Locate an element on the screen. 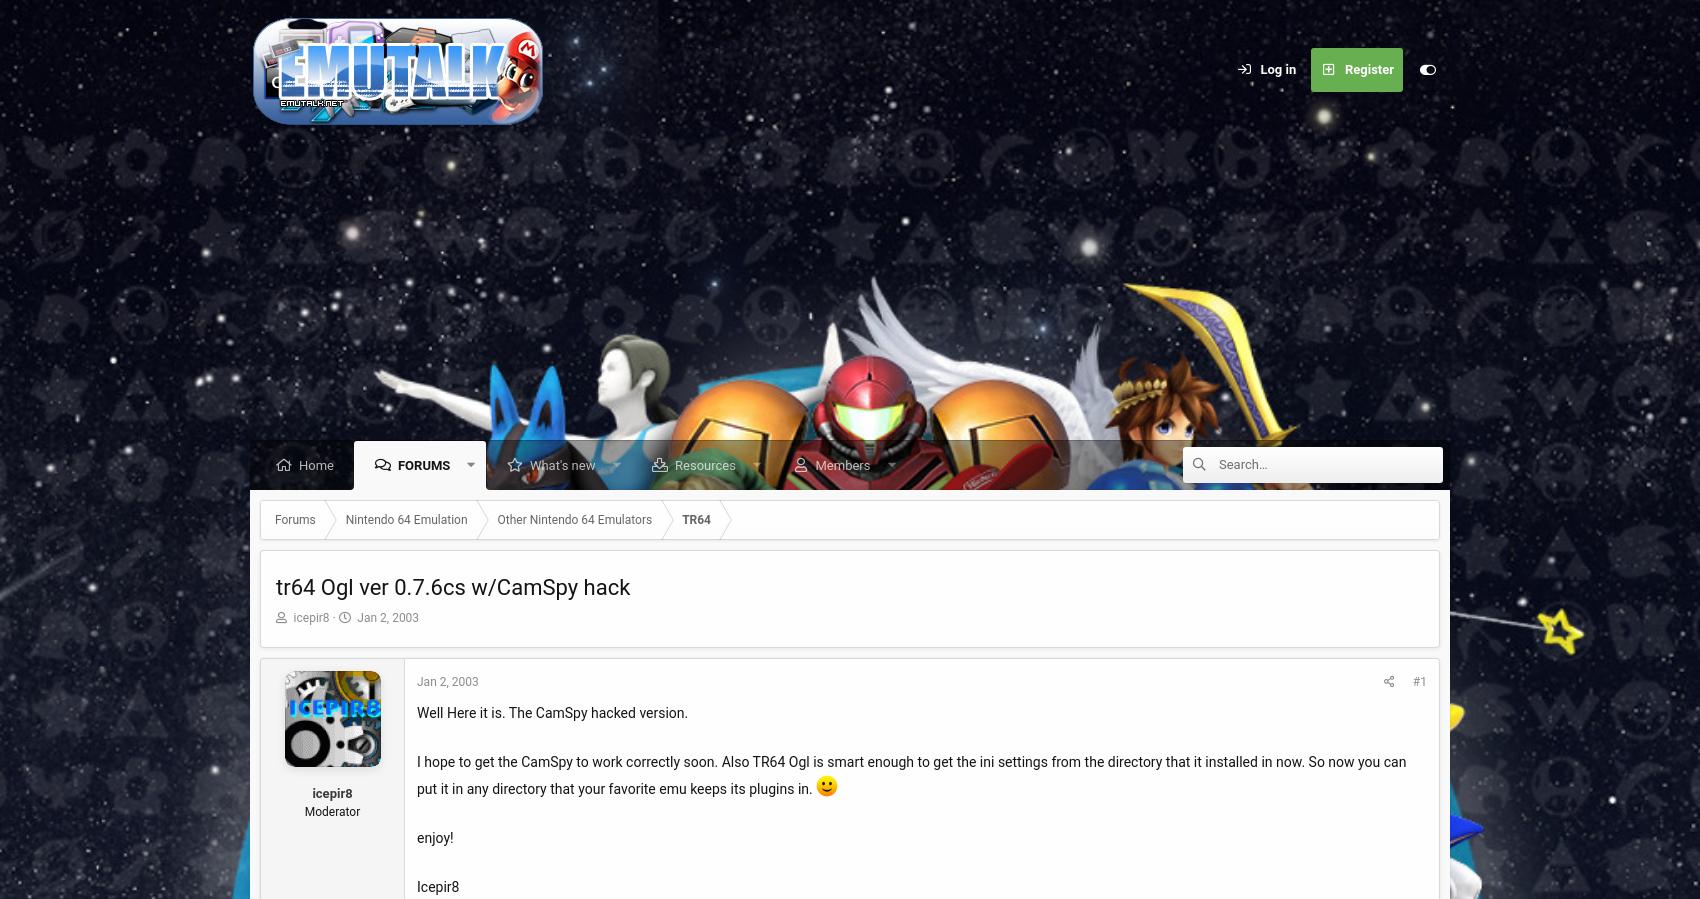  'Resources' is located at coordinates (704, 465).